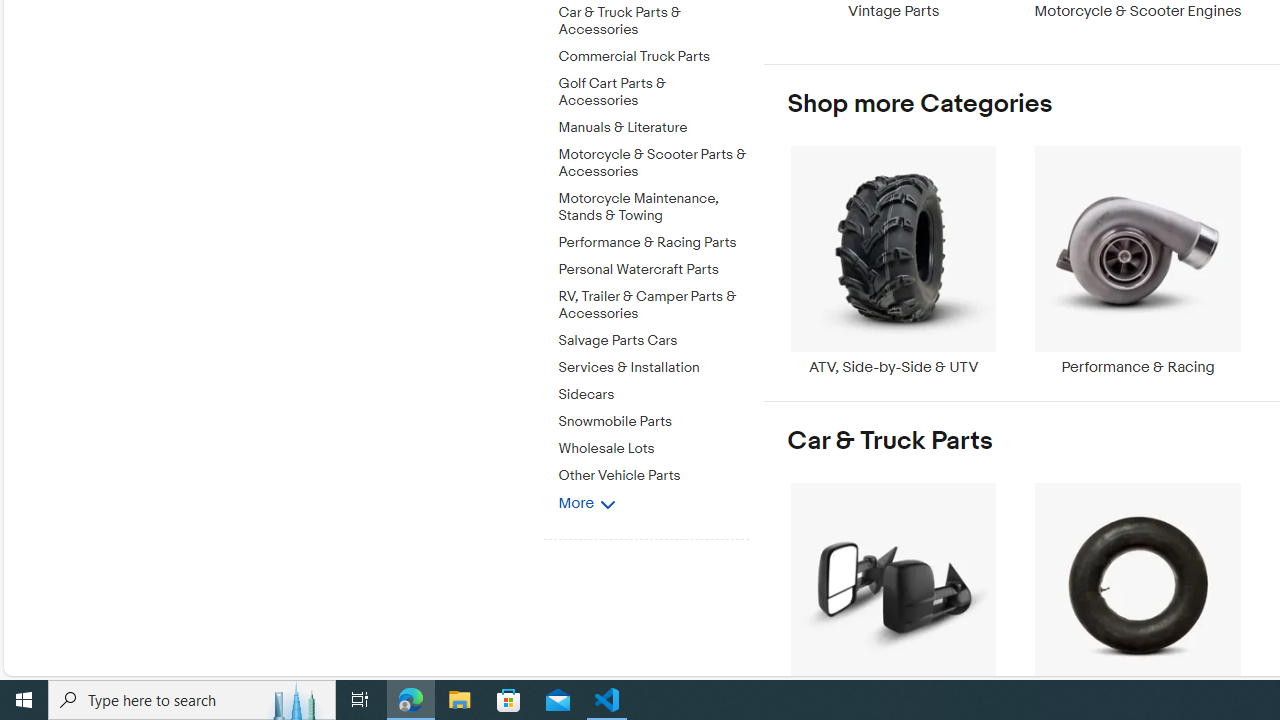  What do you see at coordinates (892, 595) in the screenshot?
I see `'Exterior Parts & Accessories'` at bounding box center [892, 595].